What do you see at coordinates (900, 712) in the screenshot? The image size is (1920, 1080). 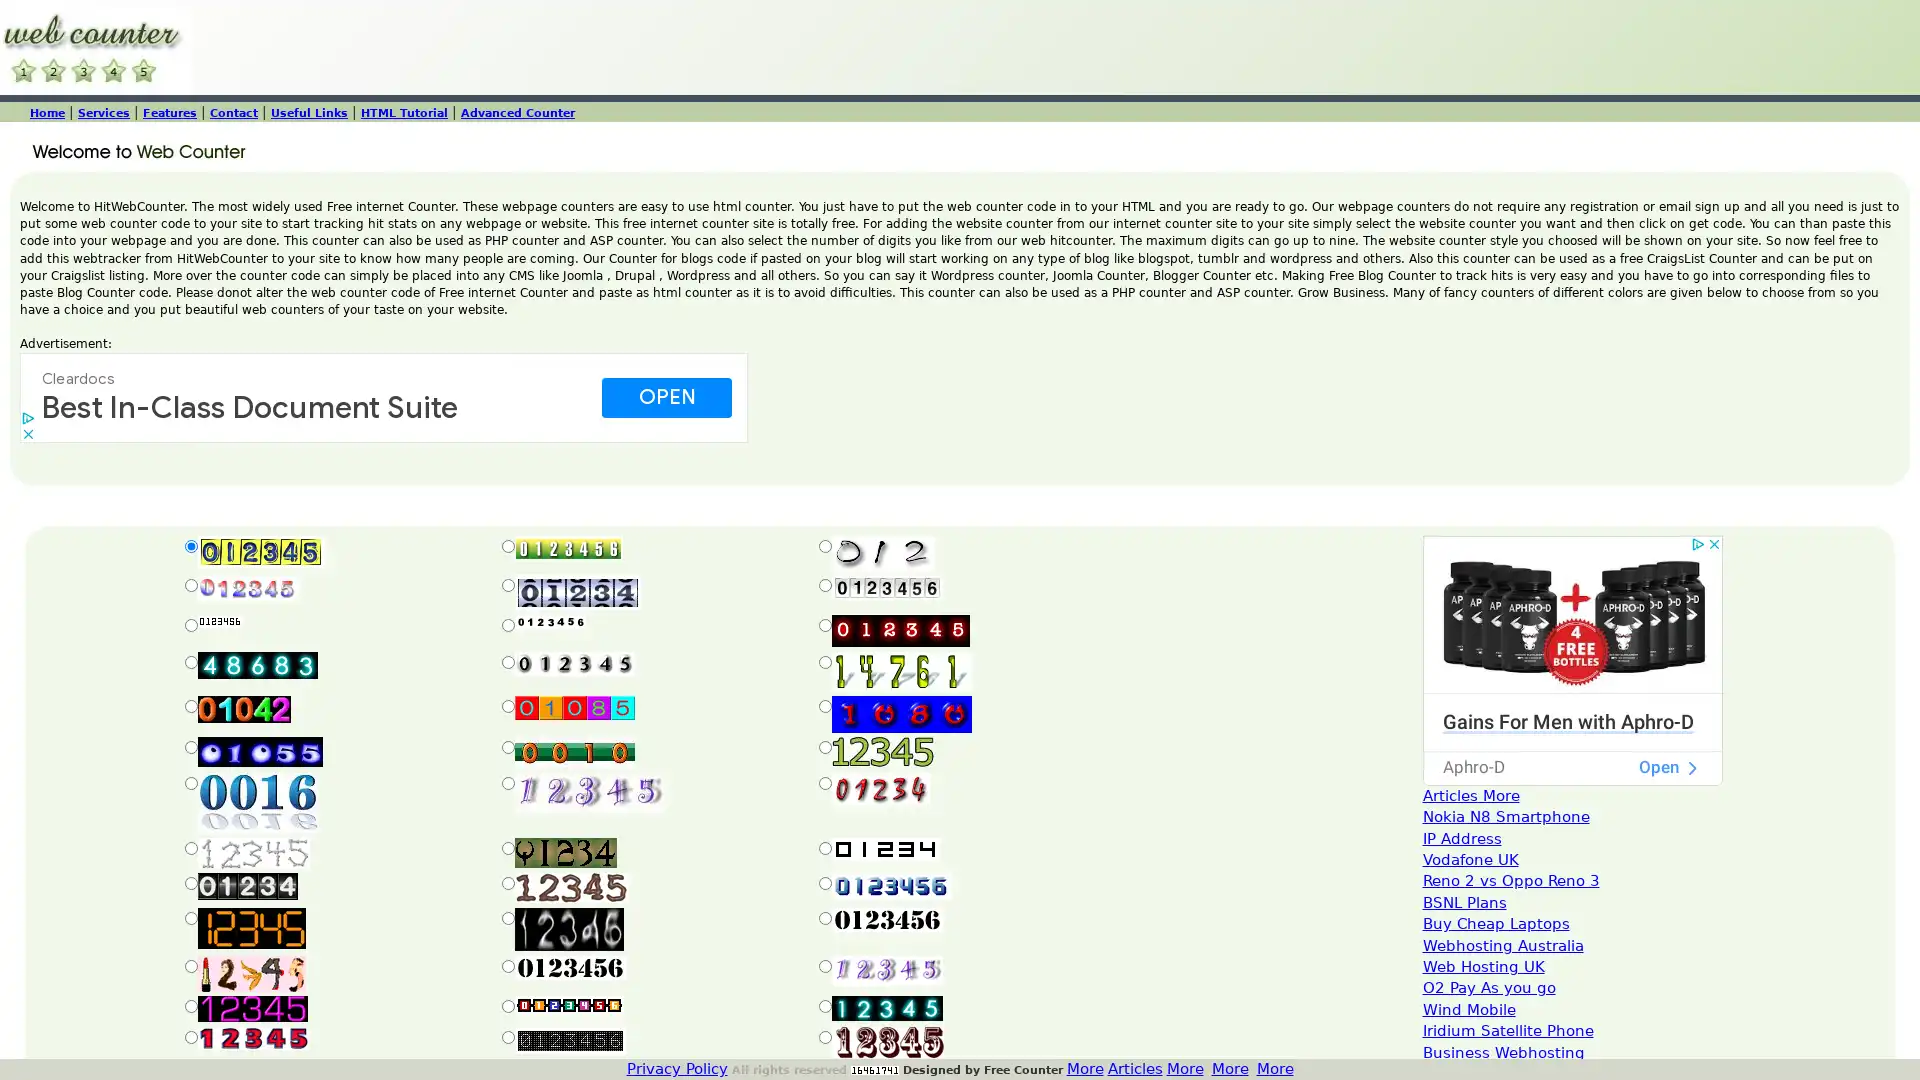 I see `Submit` at bounding box center [900, 712].